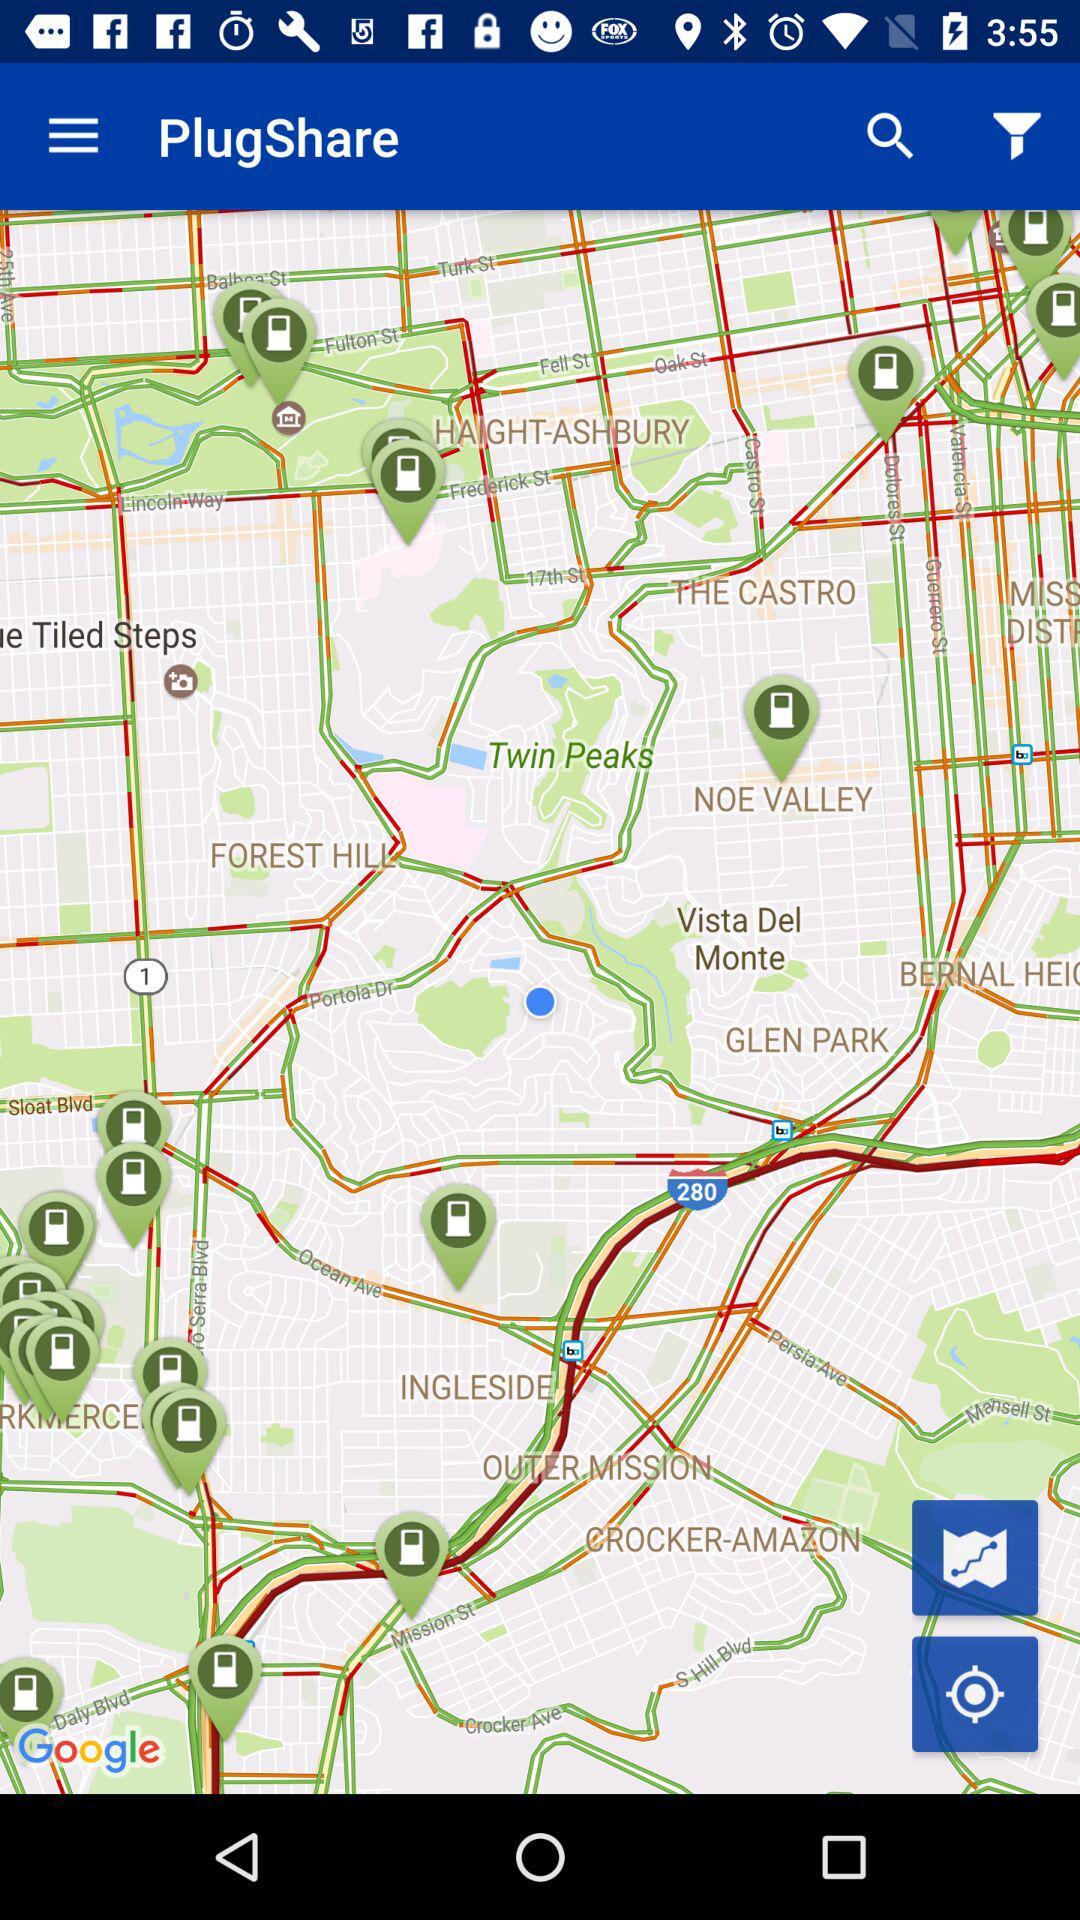 The height and width of the screenshot is (1920, 1080). I want to click on the bookmark icon, so click(974, 1556).